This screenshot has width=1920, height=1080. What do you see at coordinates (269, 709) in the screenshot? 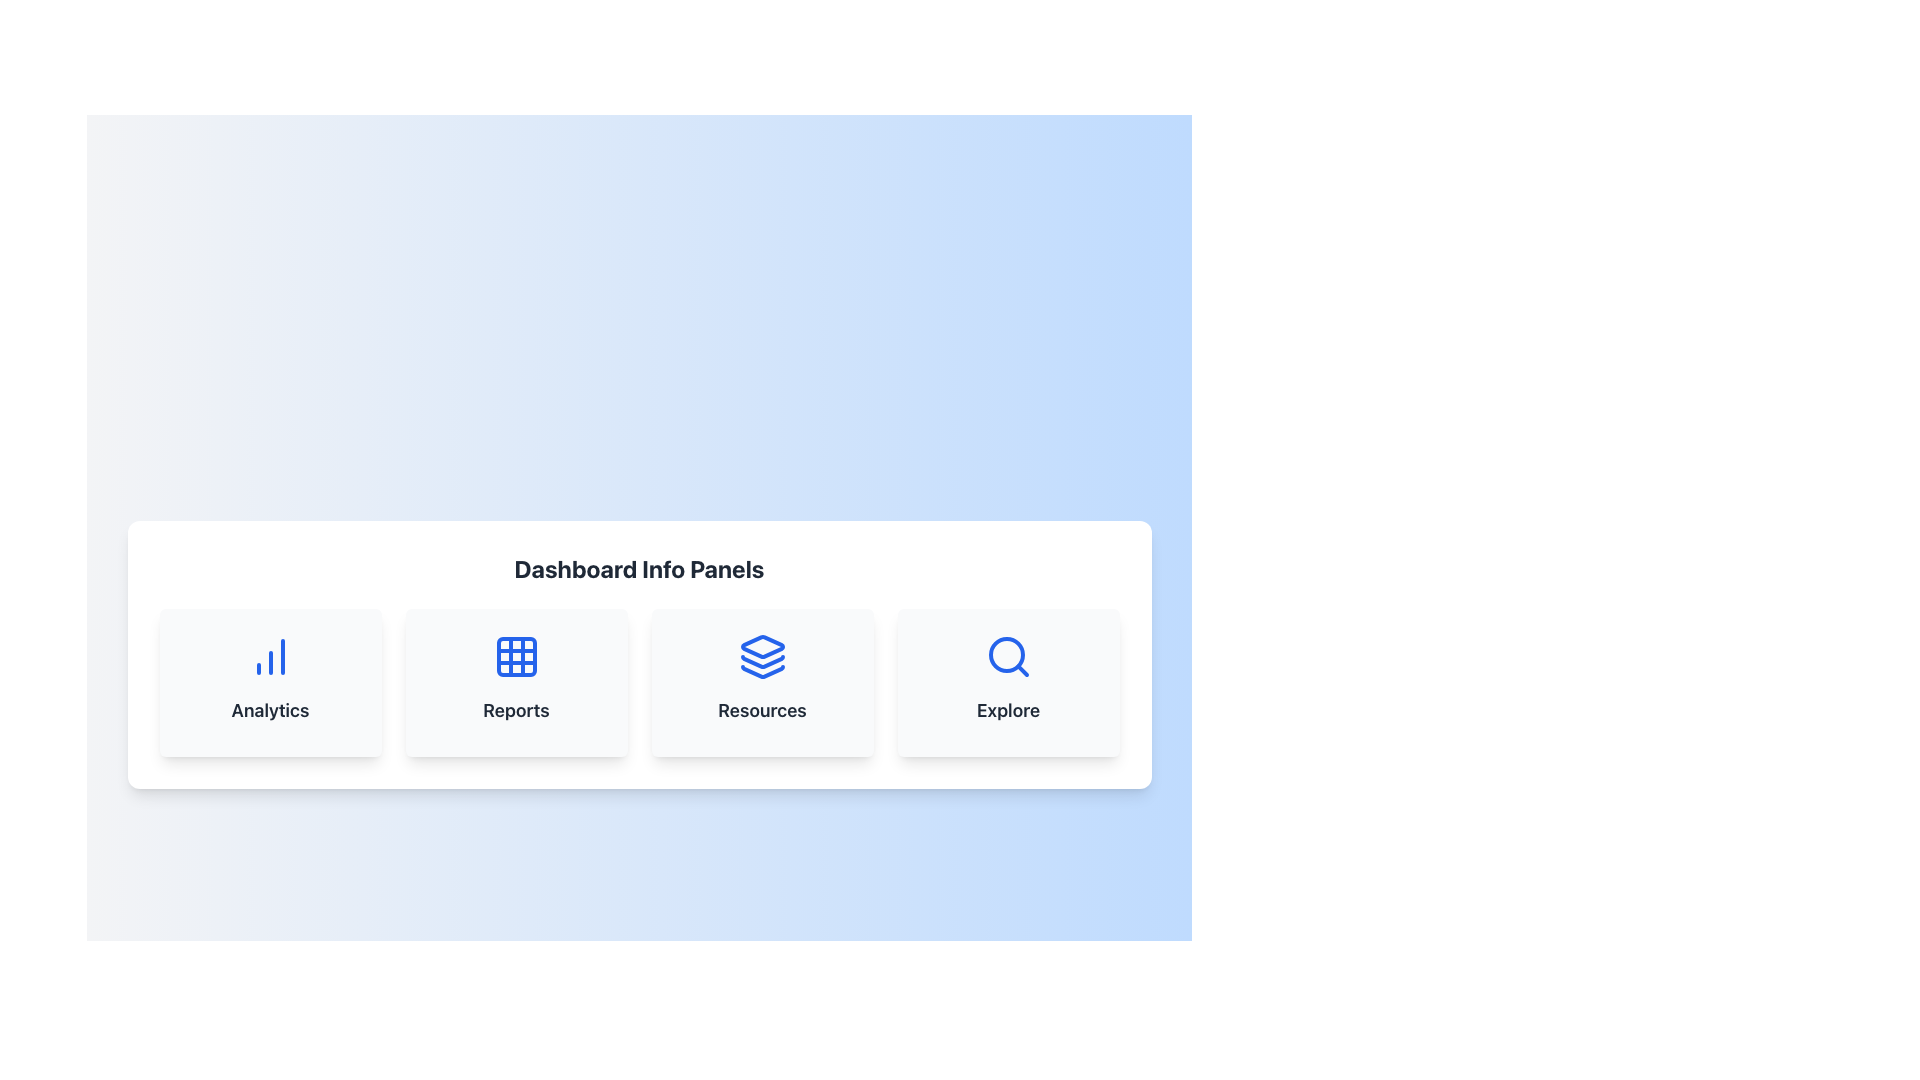
I see `the 'Analytics' text label, which is styled in bold, large dark gray font, positioned centrally within the first card of the dashboard's main panel` at bounding box center [269, 709].